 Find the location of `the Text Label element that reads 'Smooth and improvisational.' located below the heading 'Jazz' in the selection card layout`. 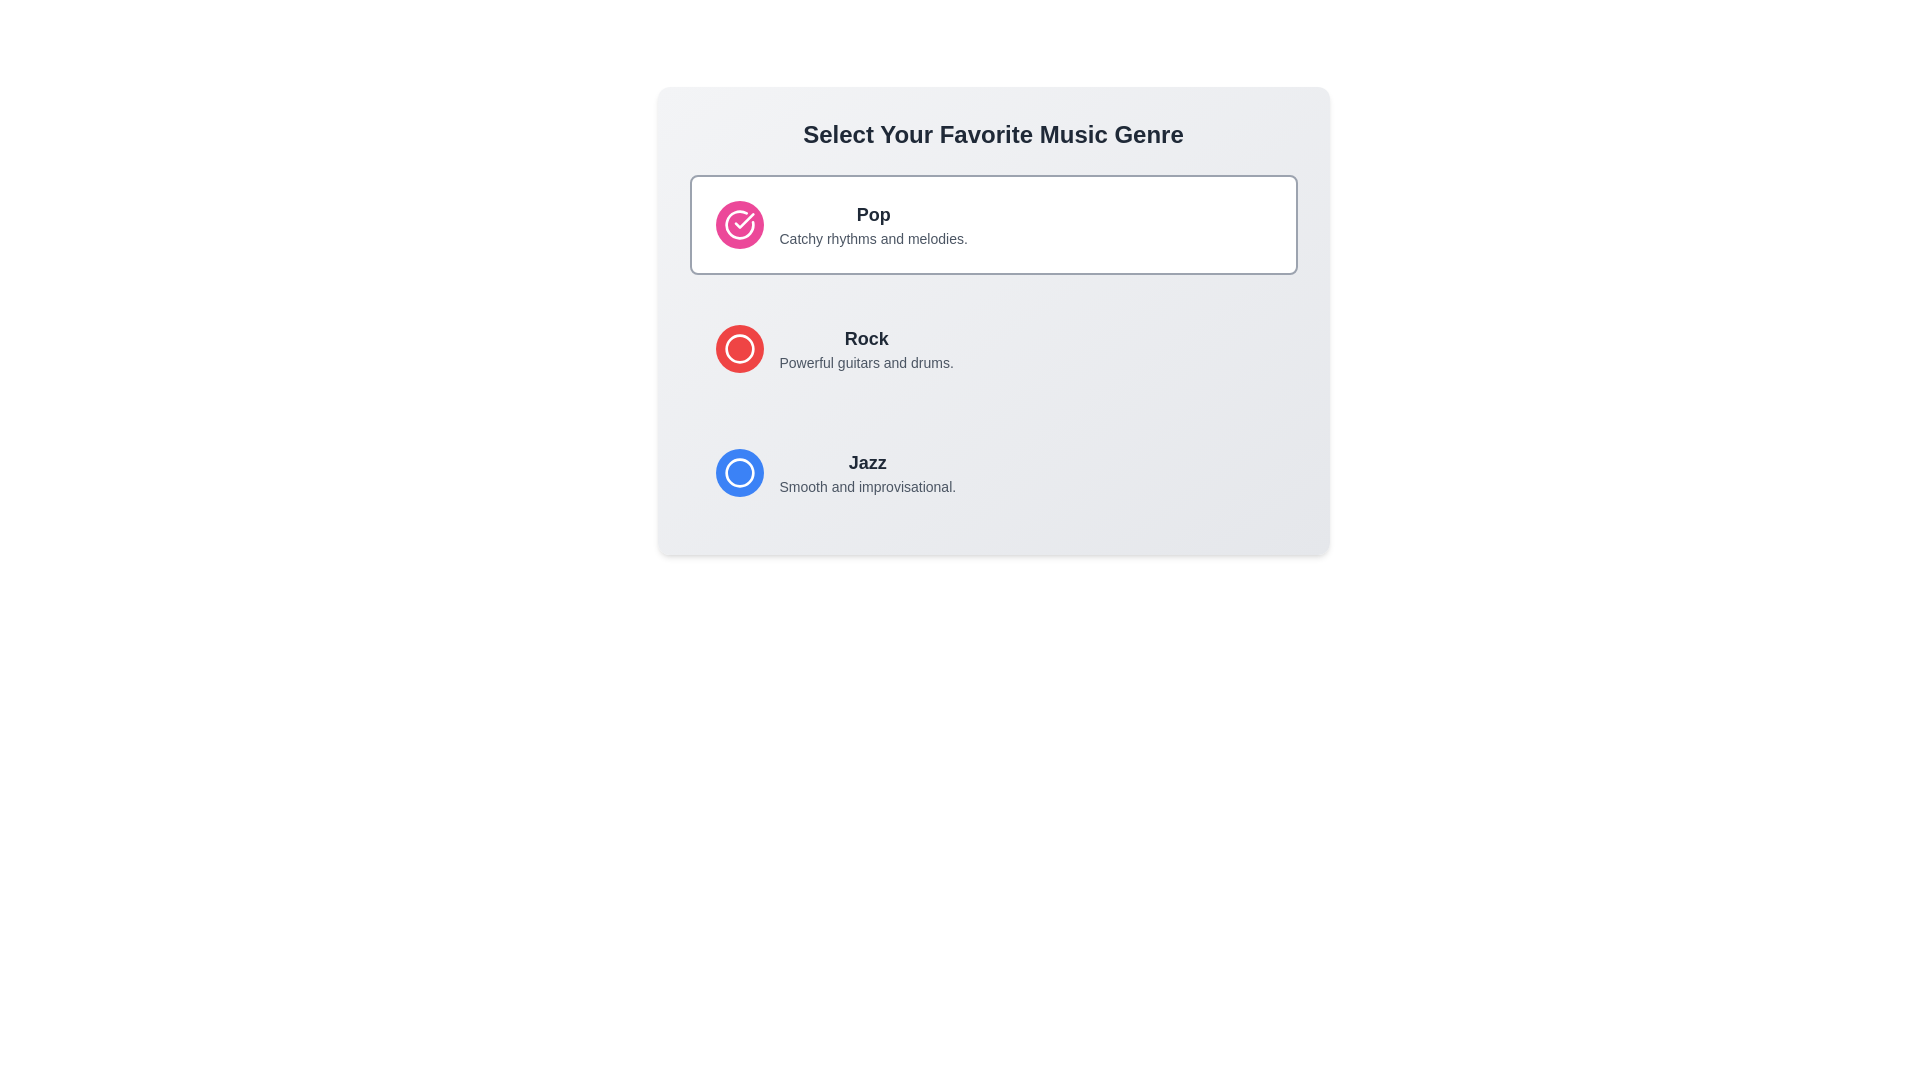

the Text Label element that reads 'Smooth and improvisational.' located below the heading 'Jazz' in the selection card layout is located at coordinates (867, 486).